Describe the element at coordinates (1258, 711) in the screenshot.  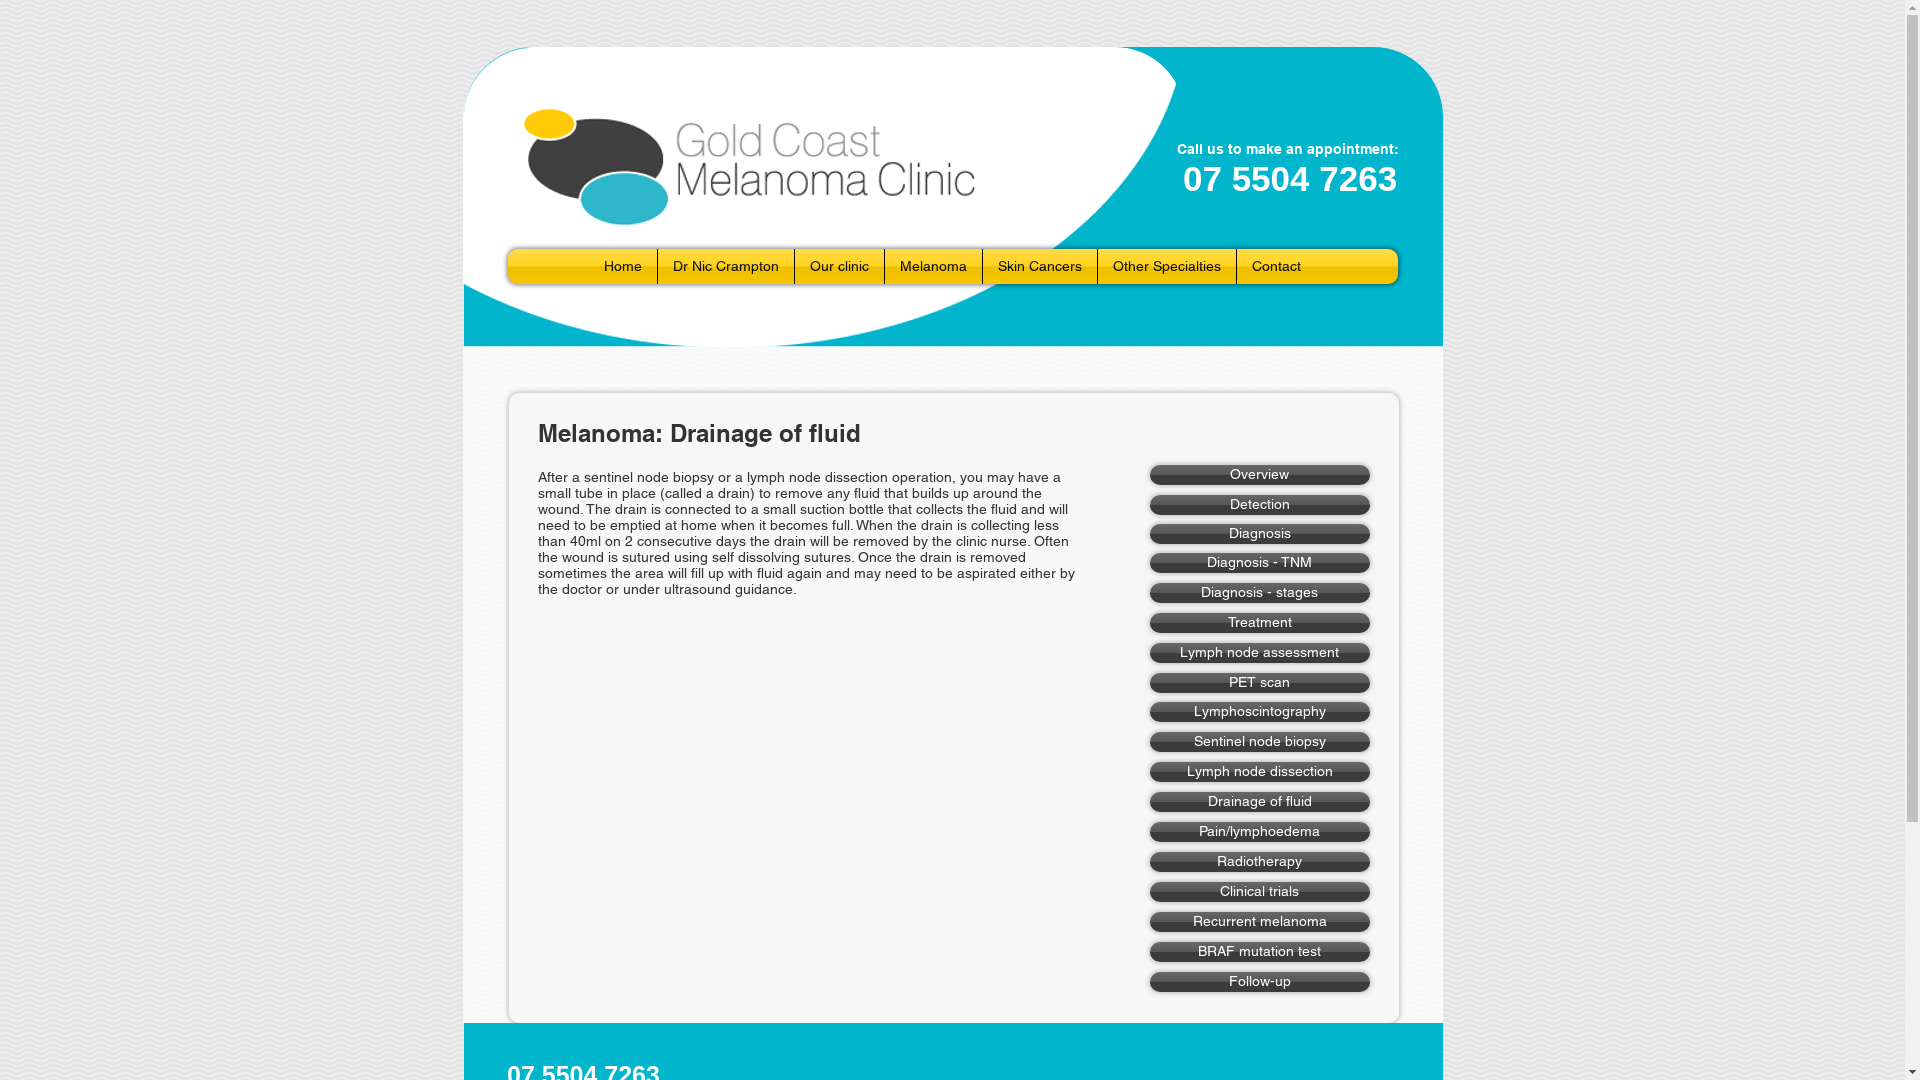
I see `'Lymphoscintography'` at that location.